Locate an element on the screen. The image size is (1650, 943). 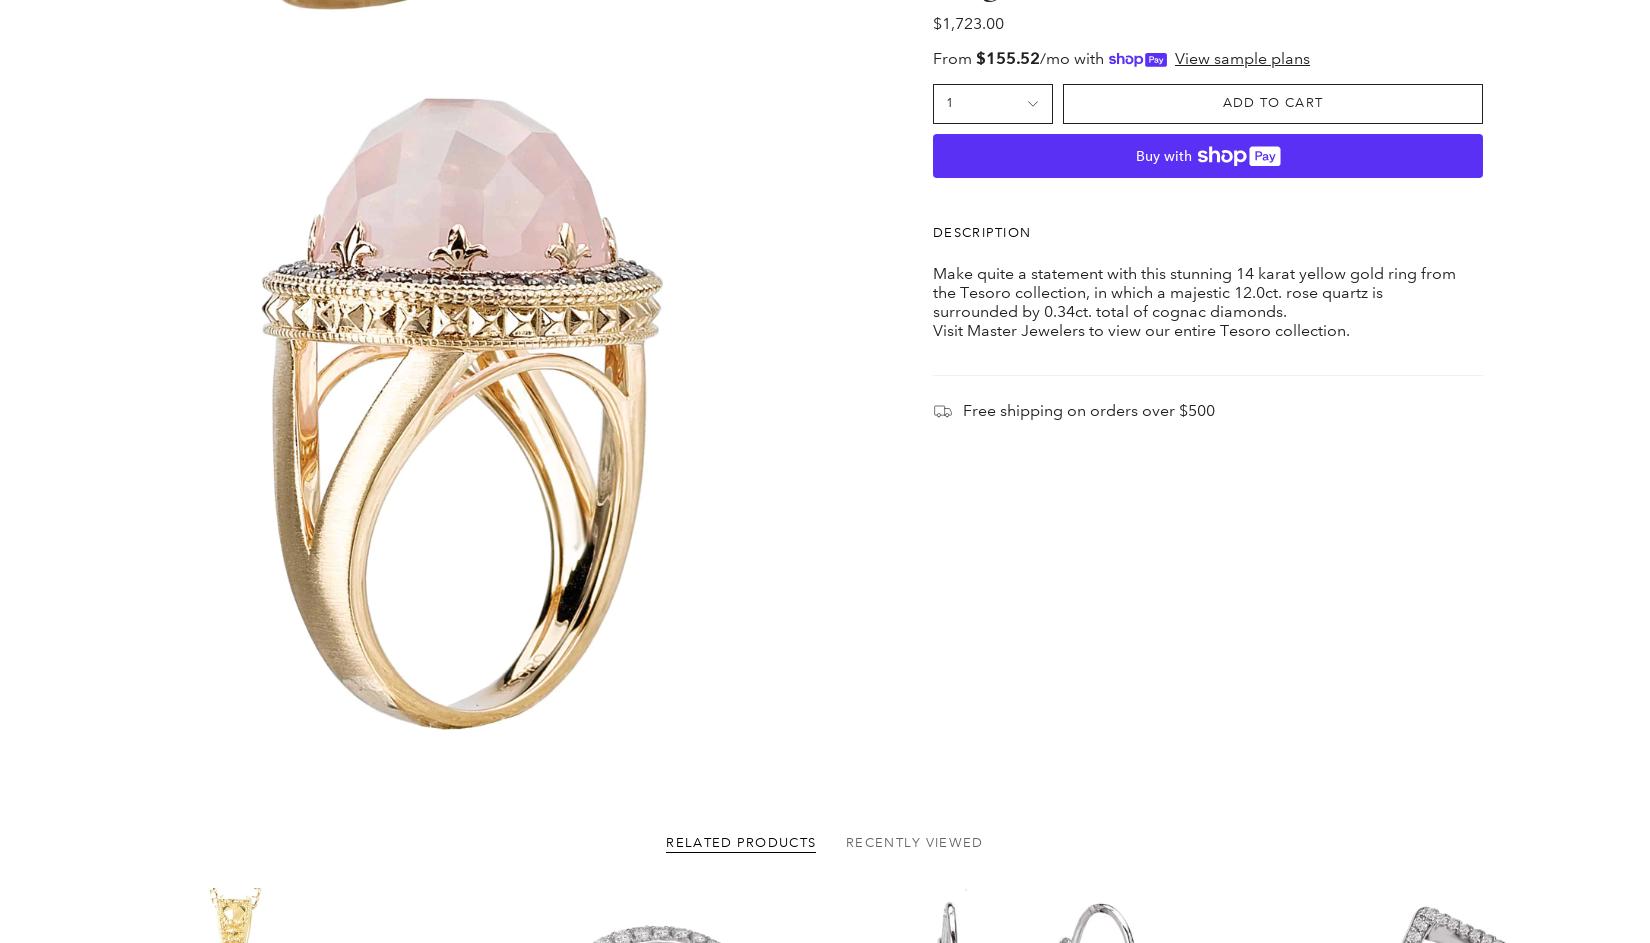
'Diamonds' is located at coordinates (576, 788).